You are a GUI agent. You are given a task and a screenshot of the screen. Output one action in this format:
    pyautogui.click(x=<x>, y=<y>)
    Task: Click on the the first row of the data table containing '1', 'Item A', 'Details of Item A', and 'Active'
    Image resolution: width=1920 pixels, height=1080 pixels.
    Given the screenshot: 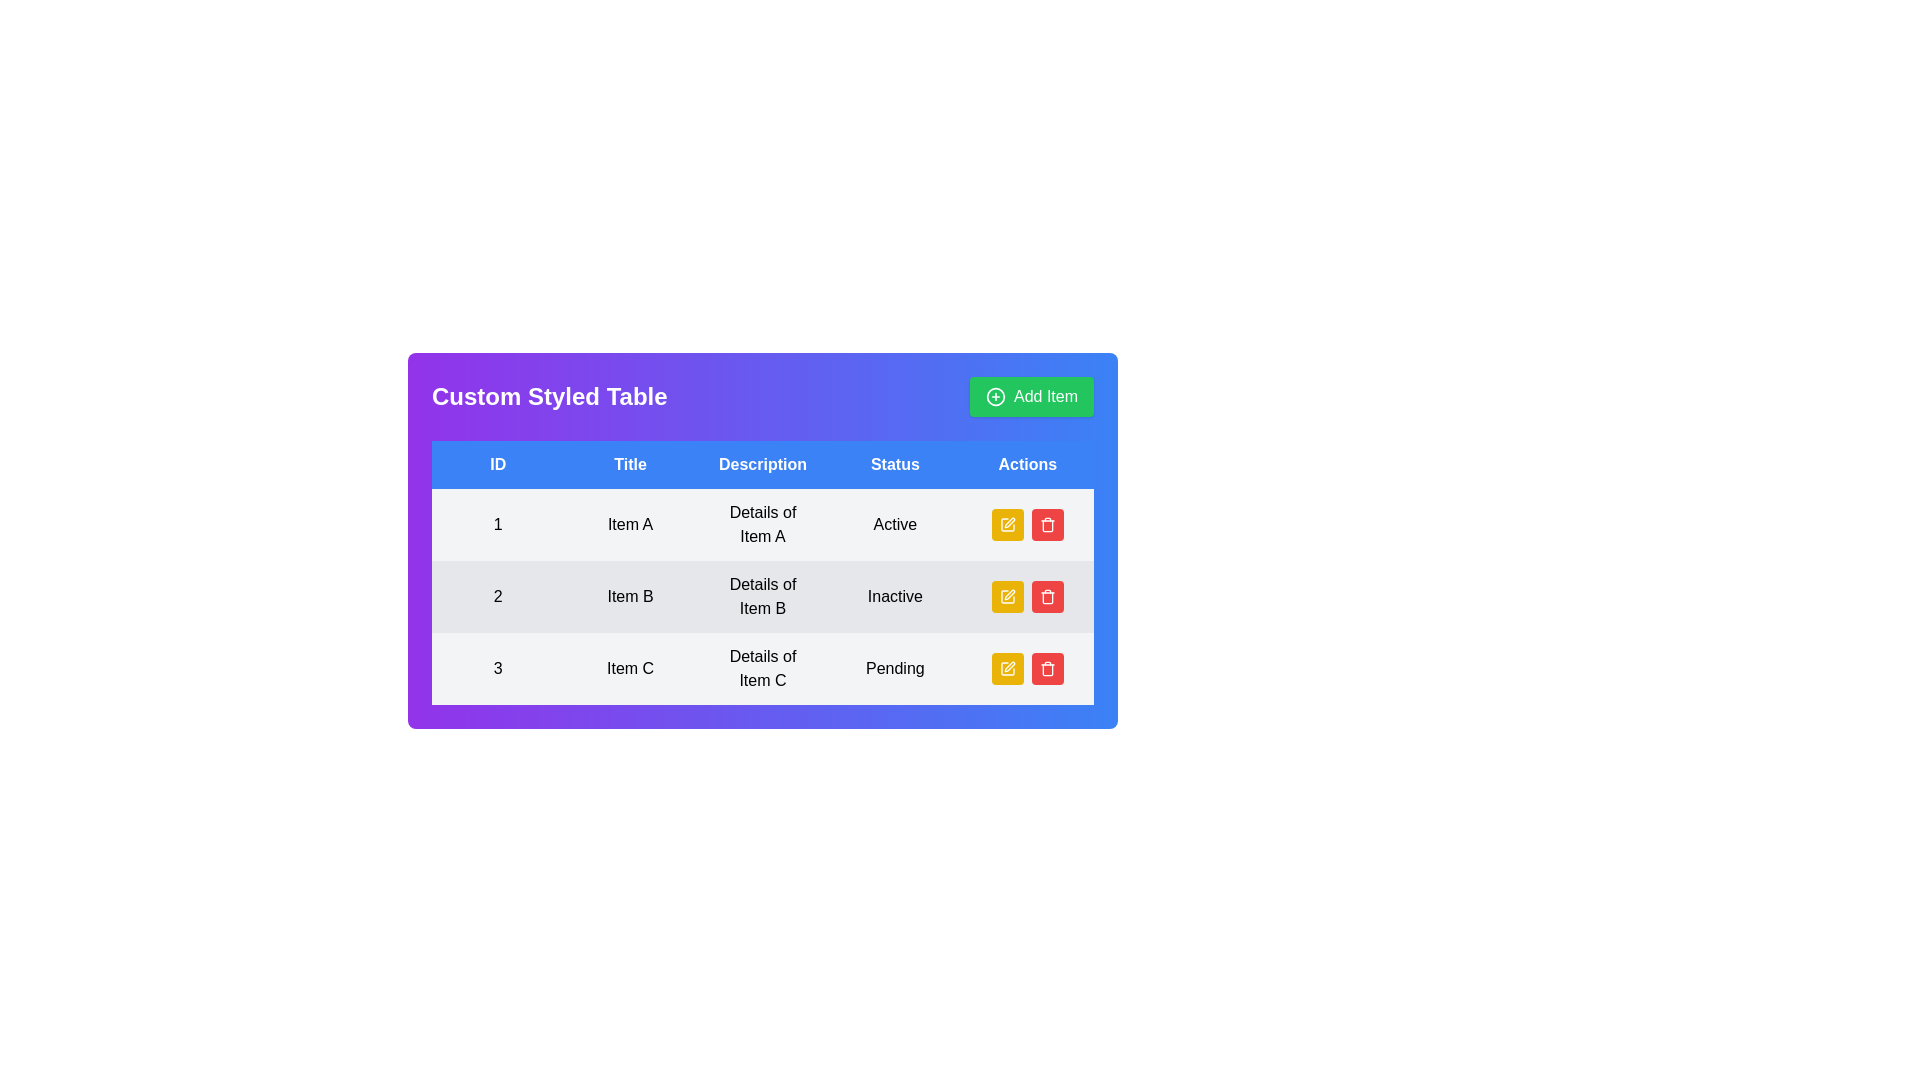 What is the action you would take?
    pyautogui.click(x=762, y=523)
    